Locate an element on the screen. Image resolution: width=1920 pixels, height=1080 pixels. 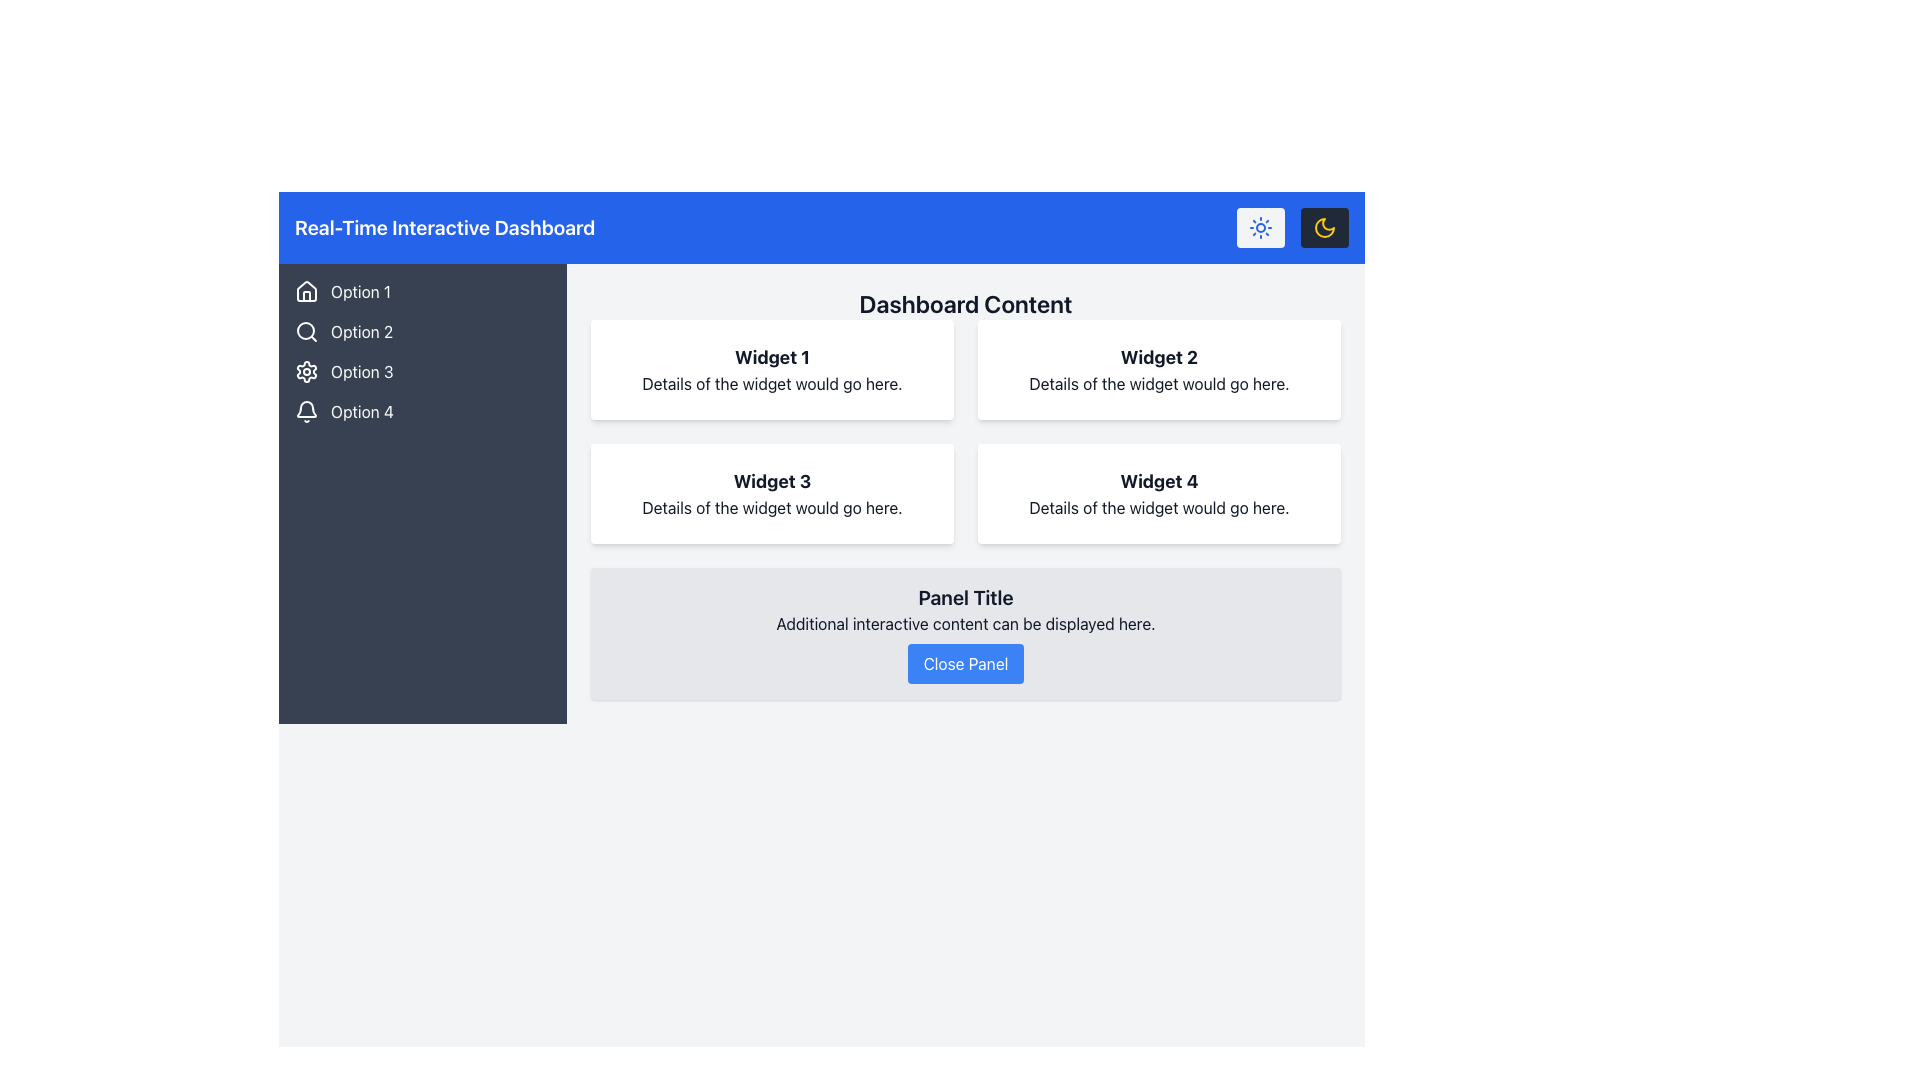
the toggle button for dark mode located at the top-right corner of the layout, next to the sun icon button, to switch the interface's theme to a darker color palette is located at coordinates (1324, 226).